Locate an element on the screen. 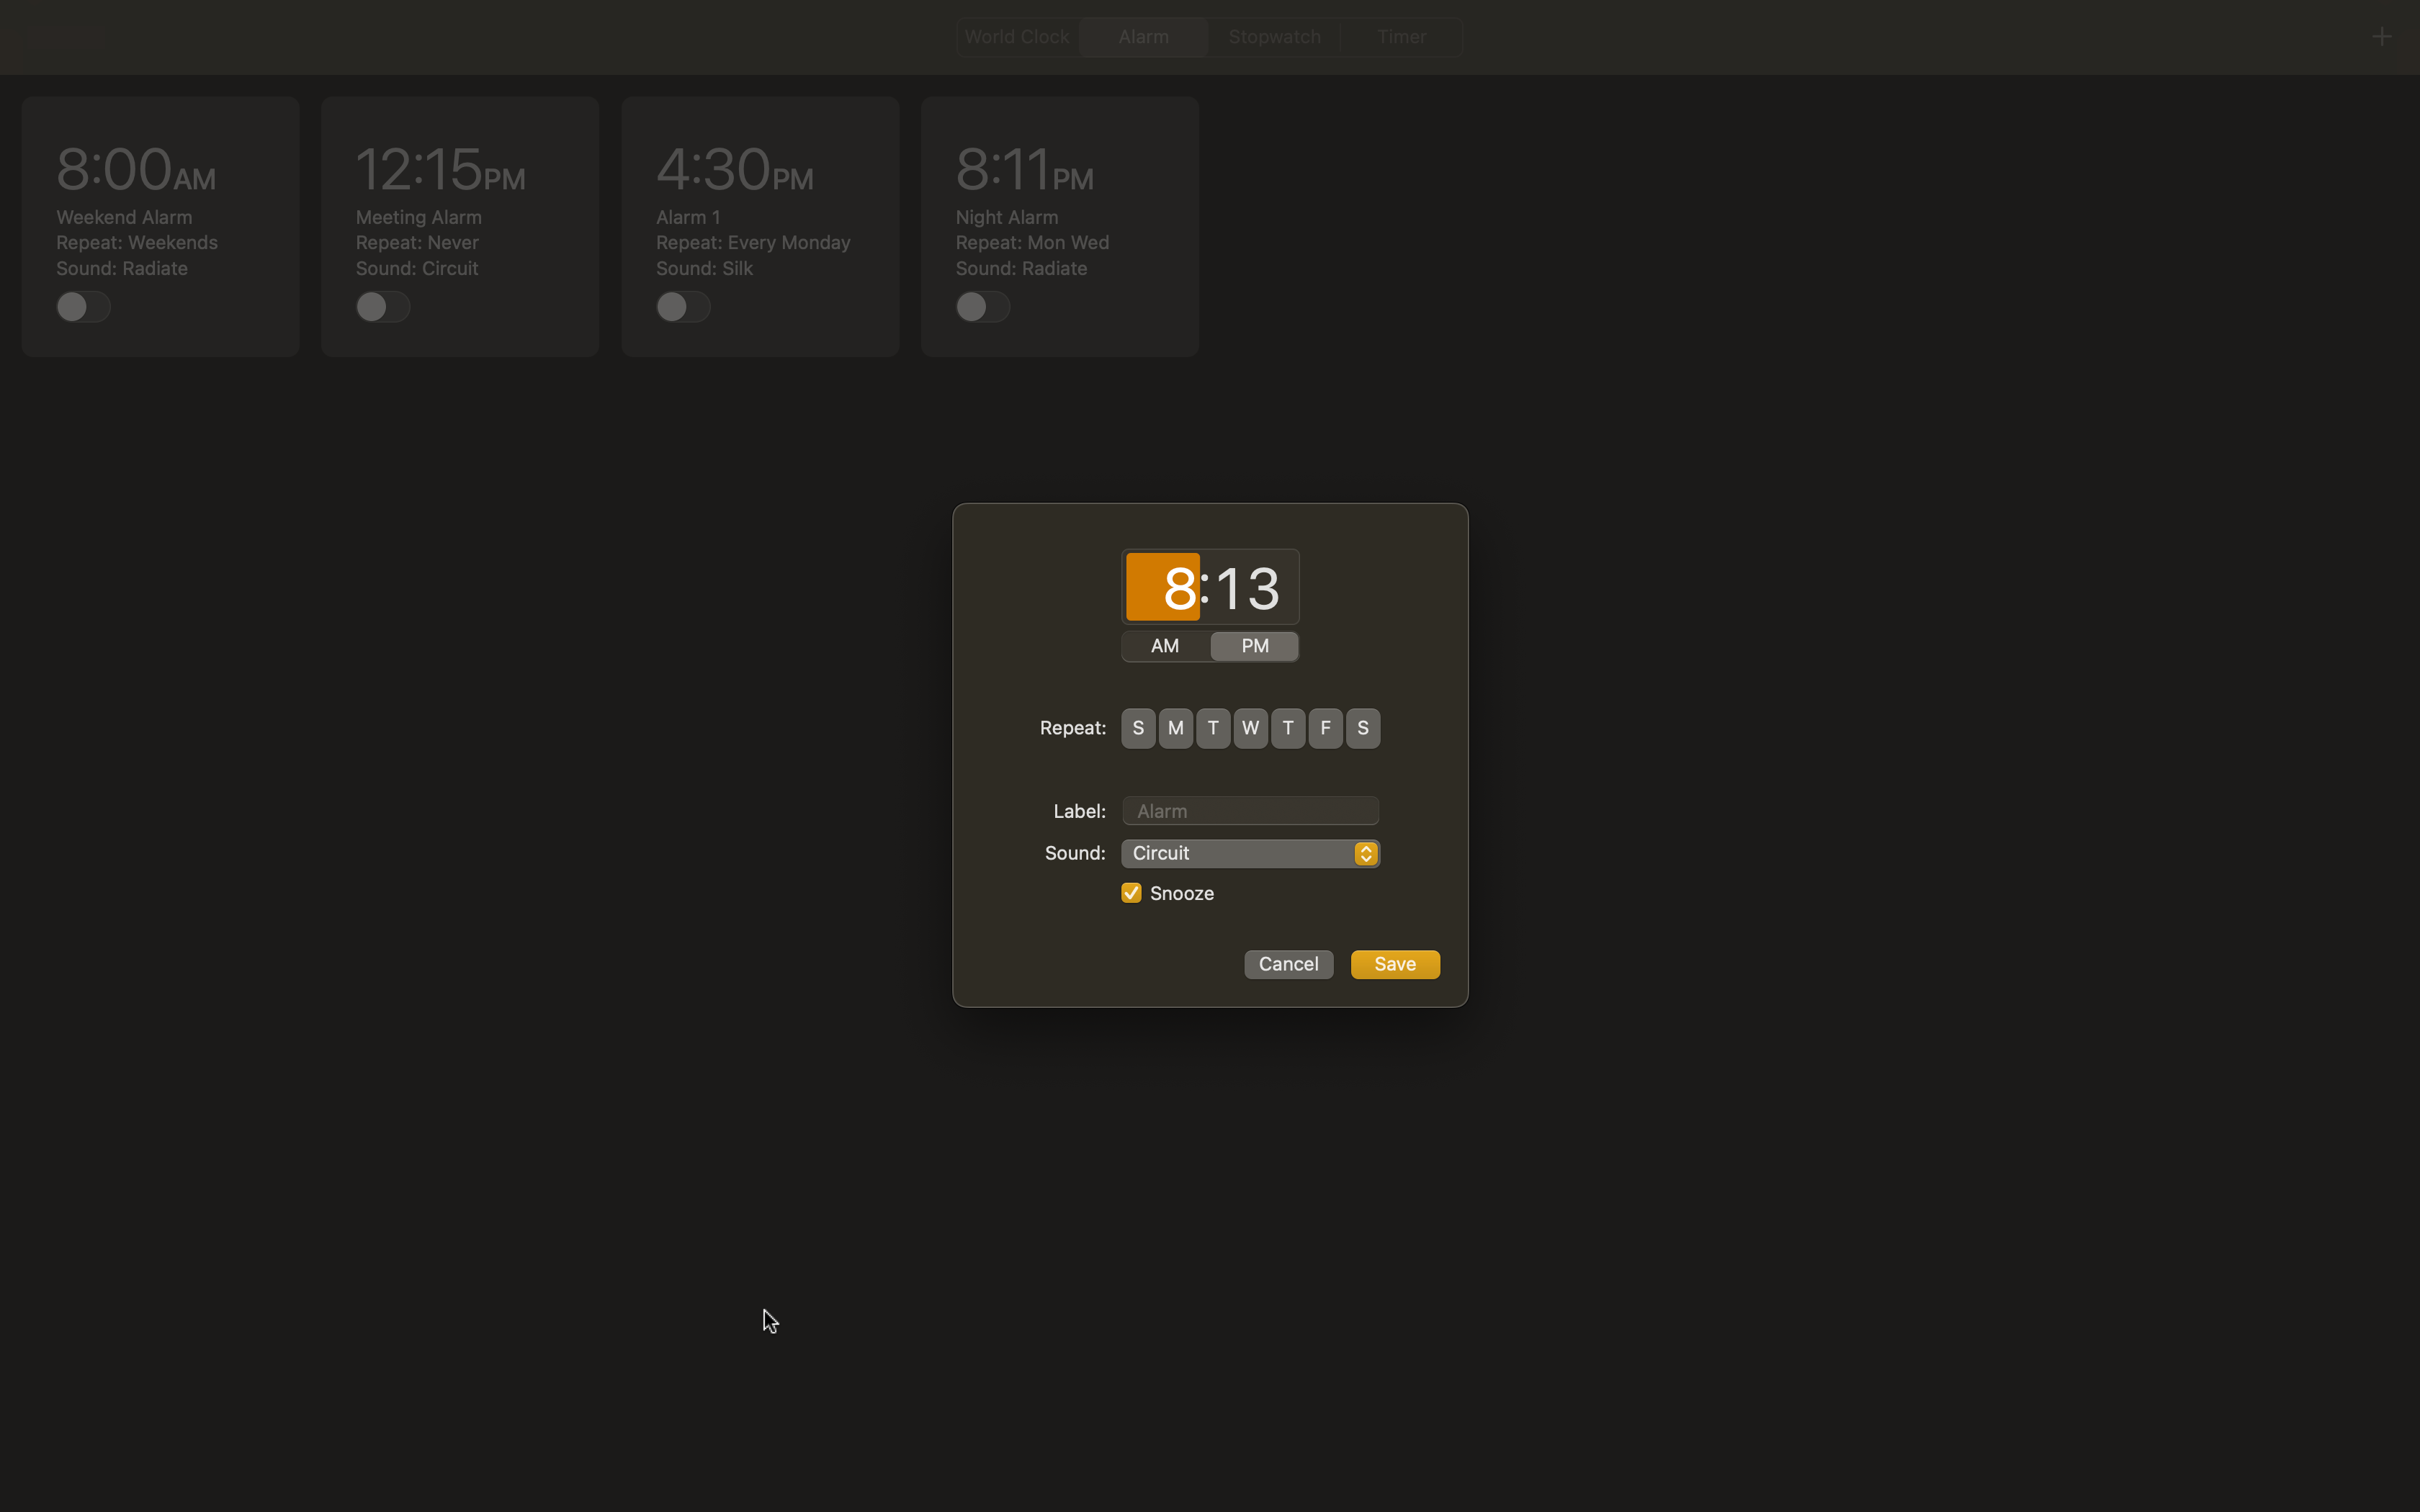 The image size is (2420, 1512). Switch clock to PM mode is located at coordinates (1255, 647).